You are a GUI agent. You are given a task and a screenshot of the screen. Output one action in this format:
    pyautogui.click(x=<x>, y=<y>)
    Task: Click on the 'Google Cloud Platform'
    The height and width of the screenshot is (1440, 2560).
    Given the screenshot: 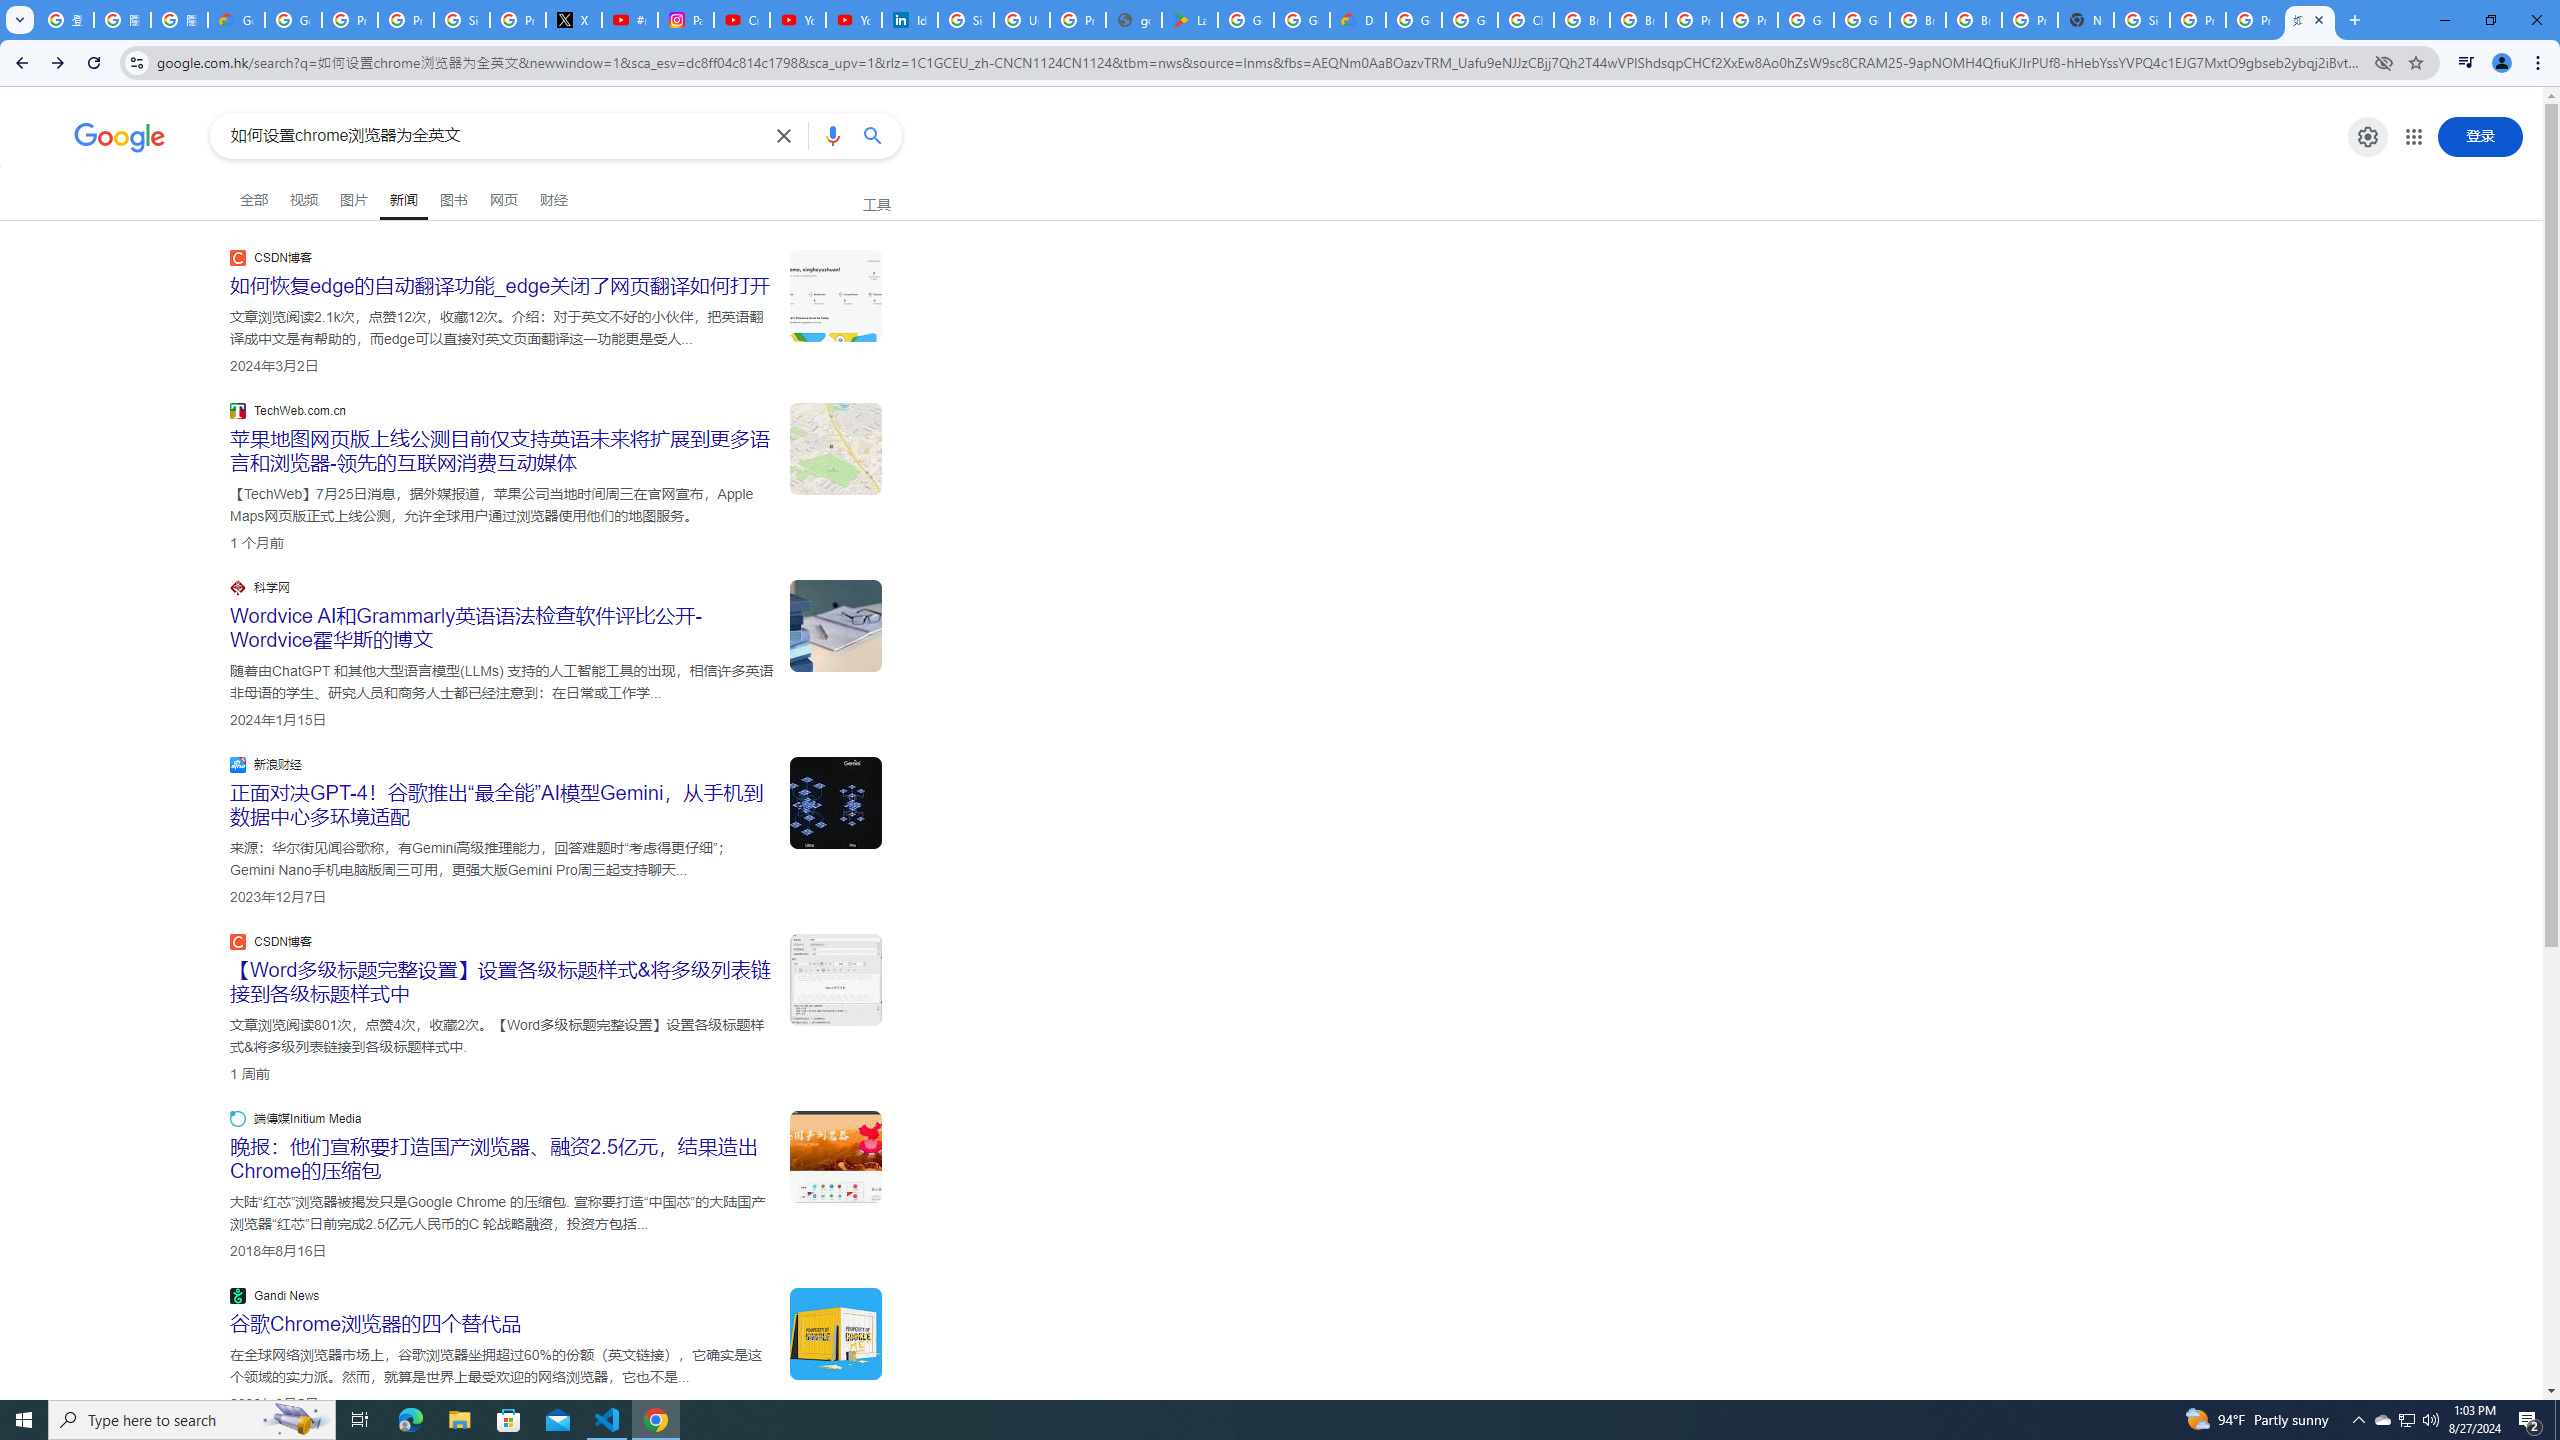 What is the action you would take?
    pyautogui.click(x=1862, y=19)
    